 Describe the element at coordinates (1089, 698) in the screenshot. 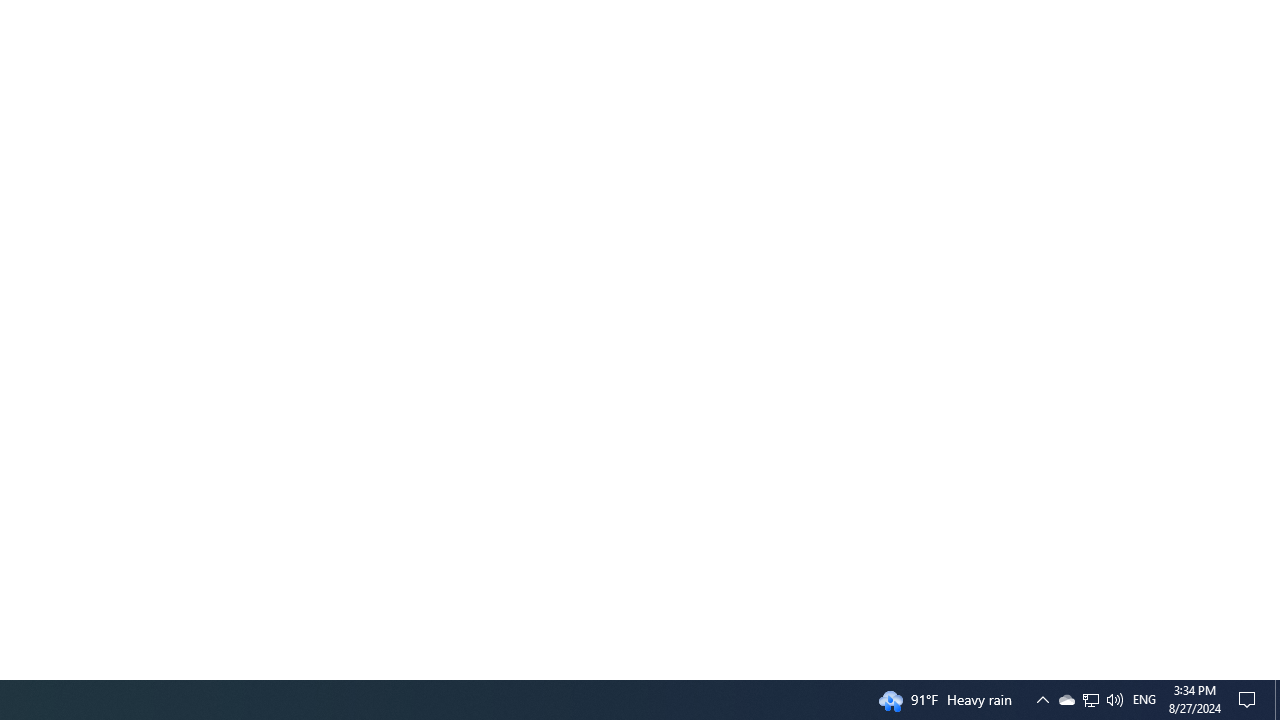

I see `'Notification Chevron'` at that location.